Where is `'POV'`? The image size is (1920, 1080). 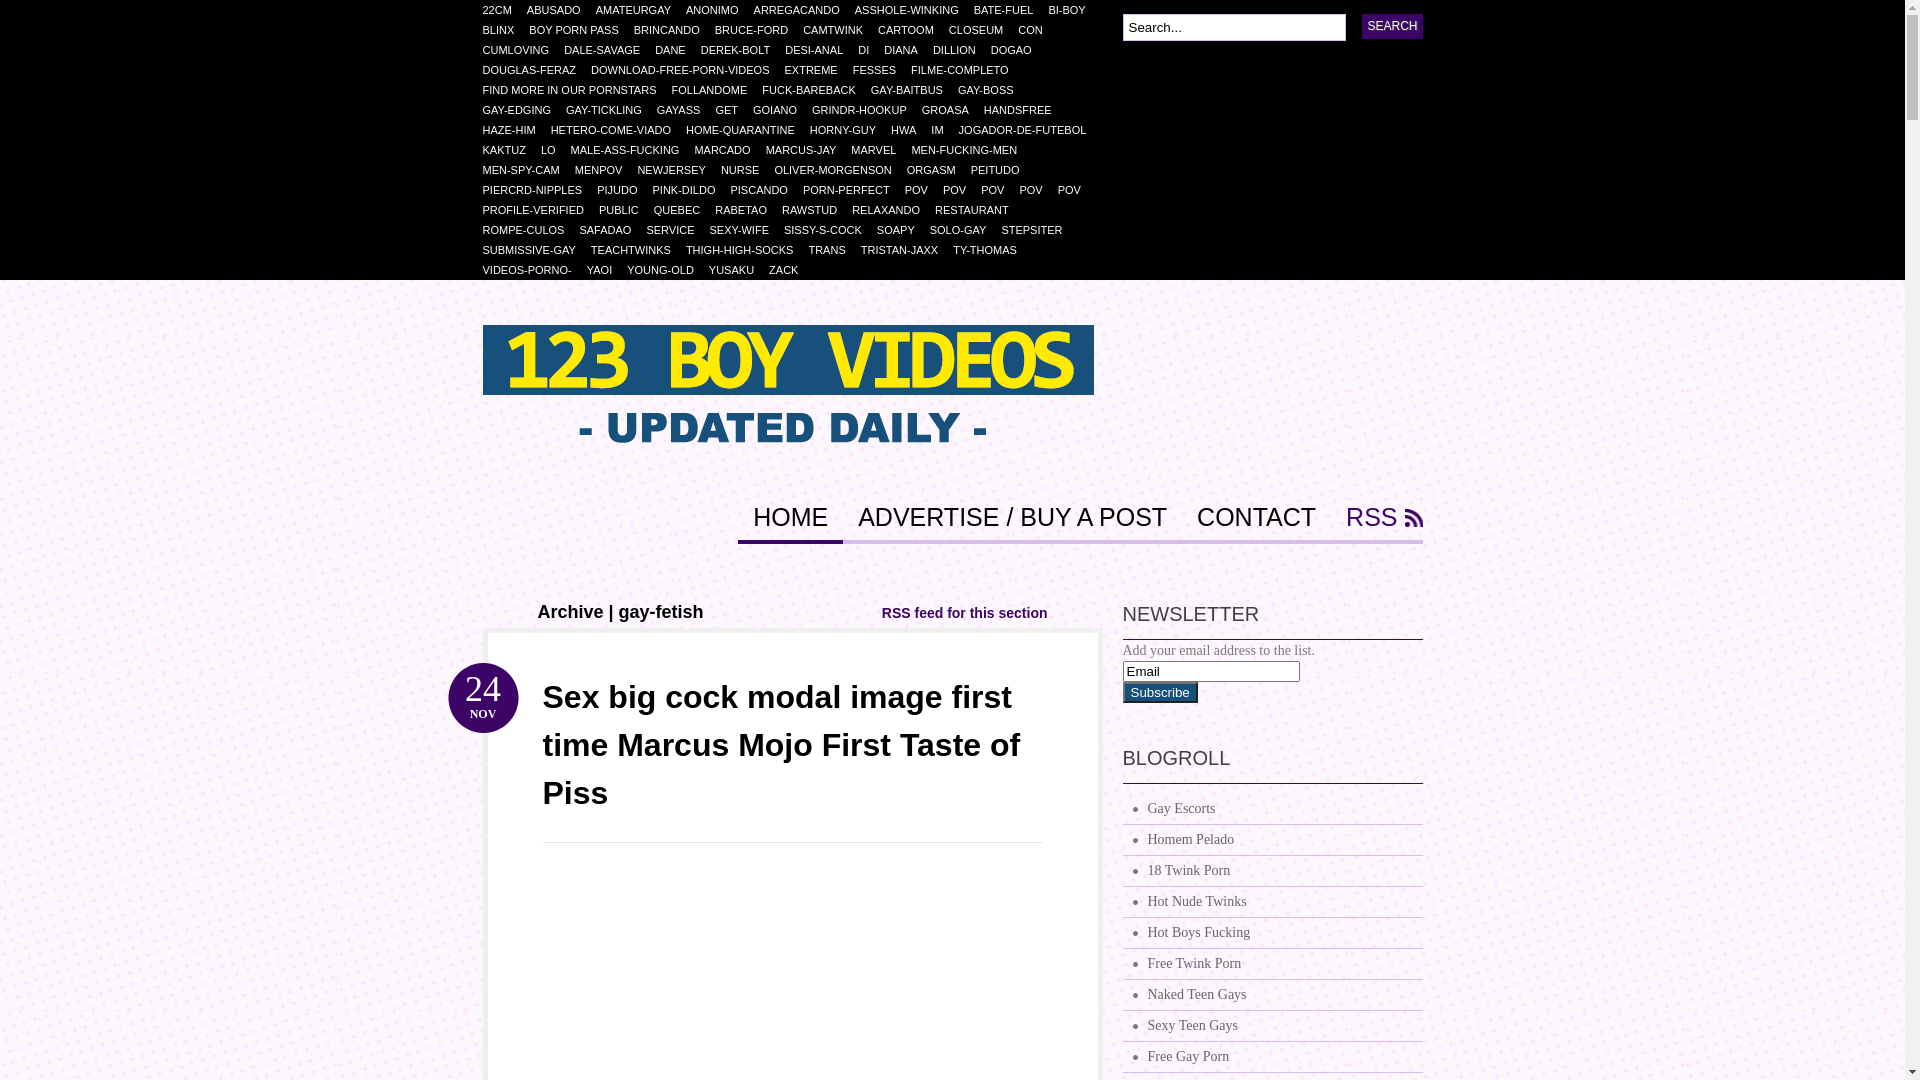
'POV' is located at coordinates (904, 189).